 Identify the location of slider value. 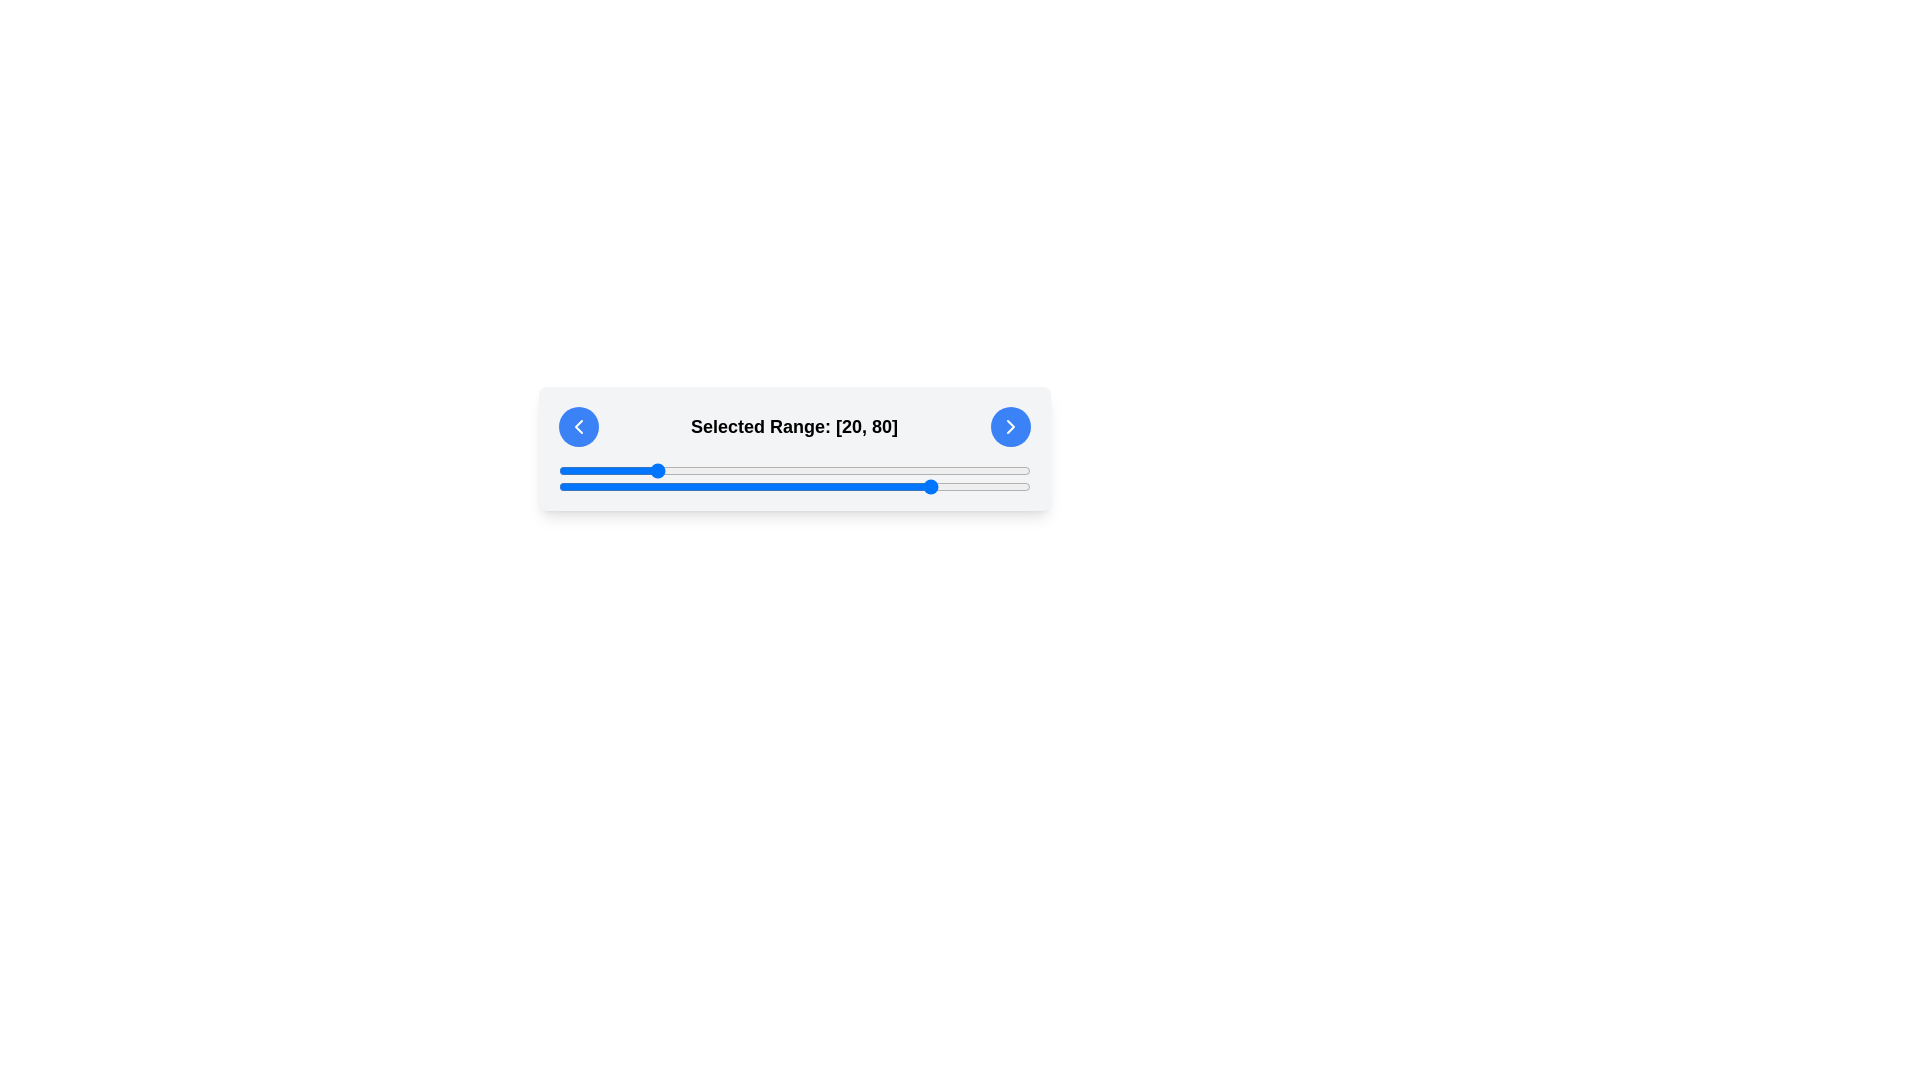
(997, 470).